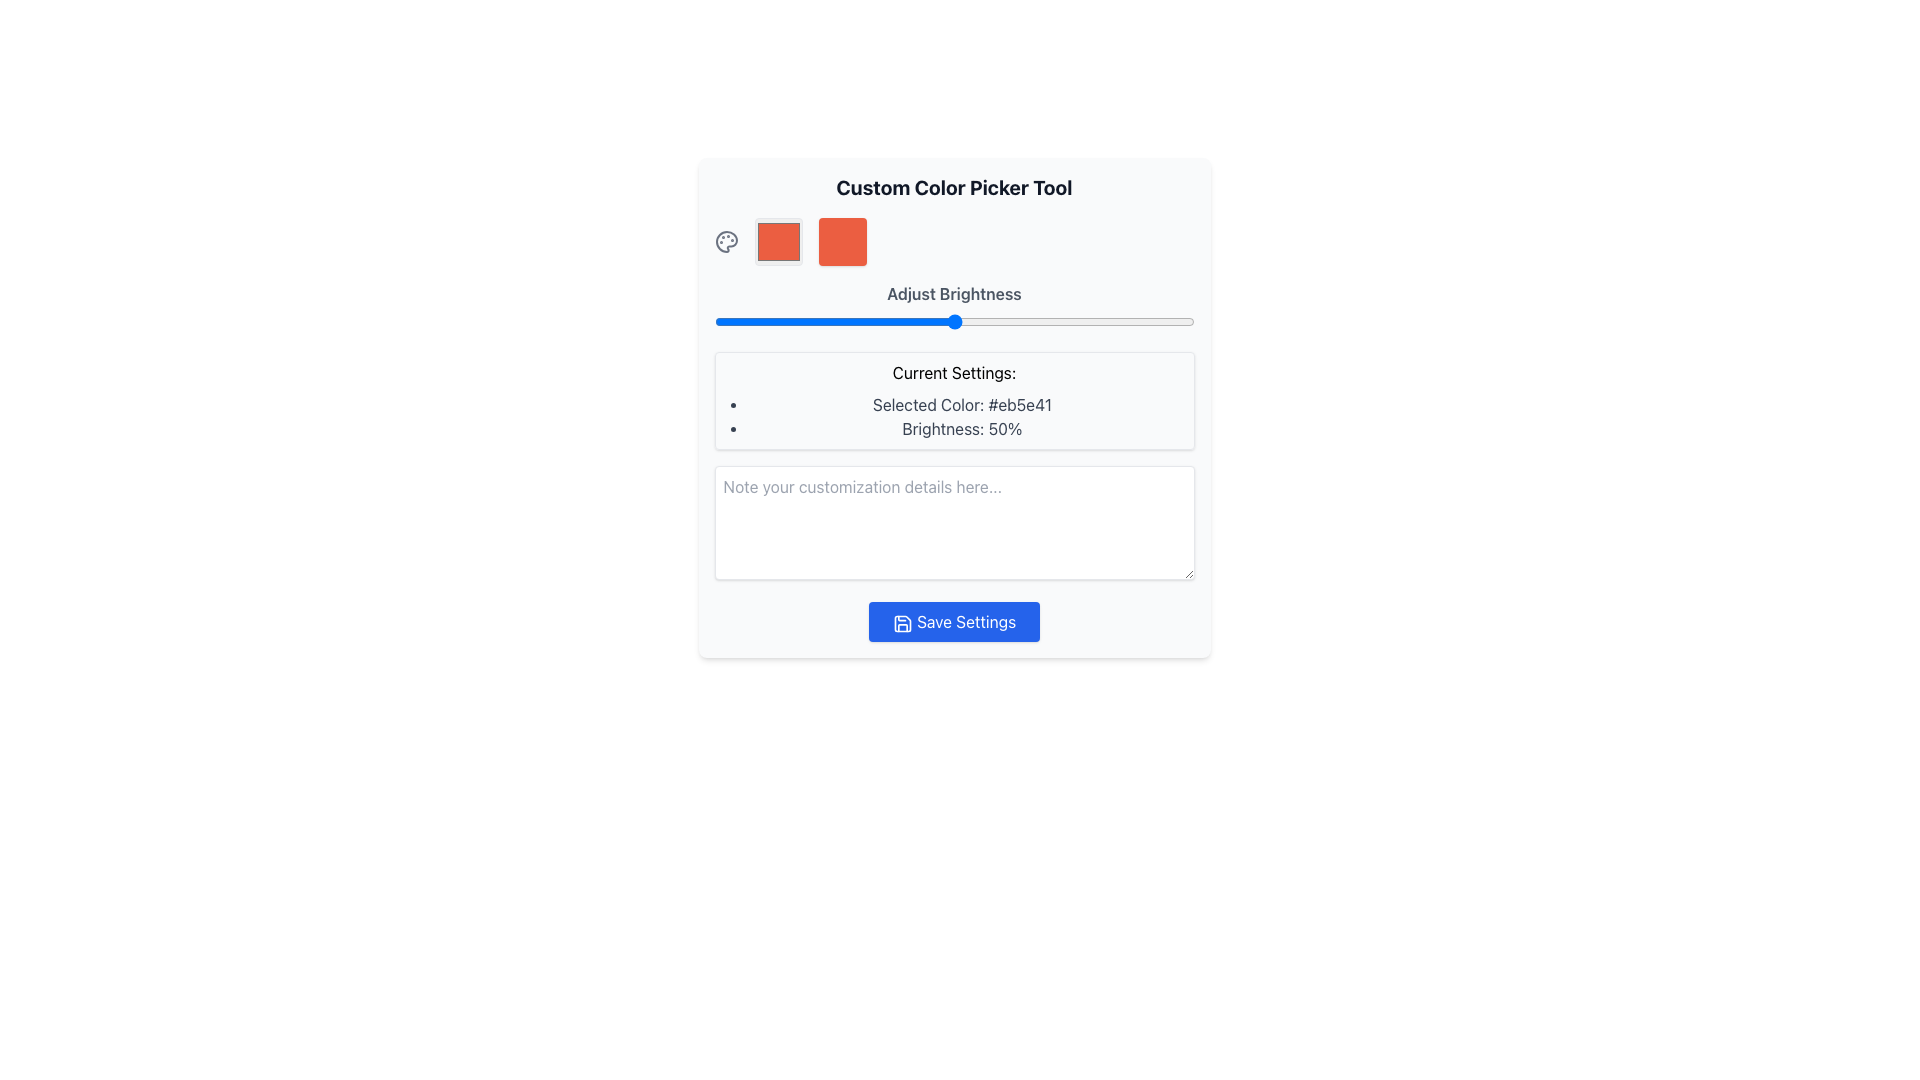 This screenshot has height=1080, width=1920. What do you see at coordinates (919, 320) in the screenshot?
I see `brightness` at bounding box center [919, 320].